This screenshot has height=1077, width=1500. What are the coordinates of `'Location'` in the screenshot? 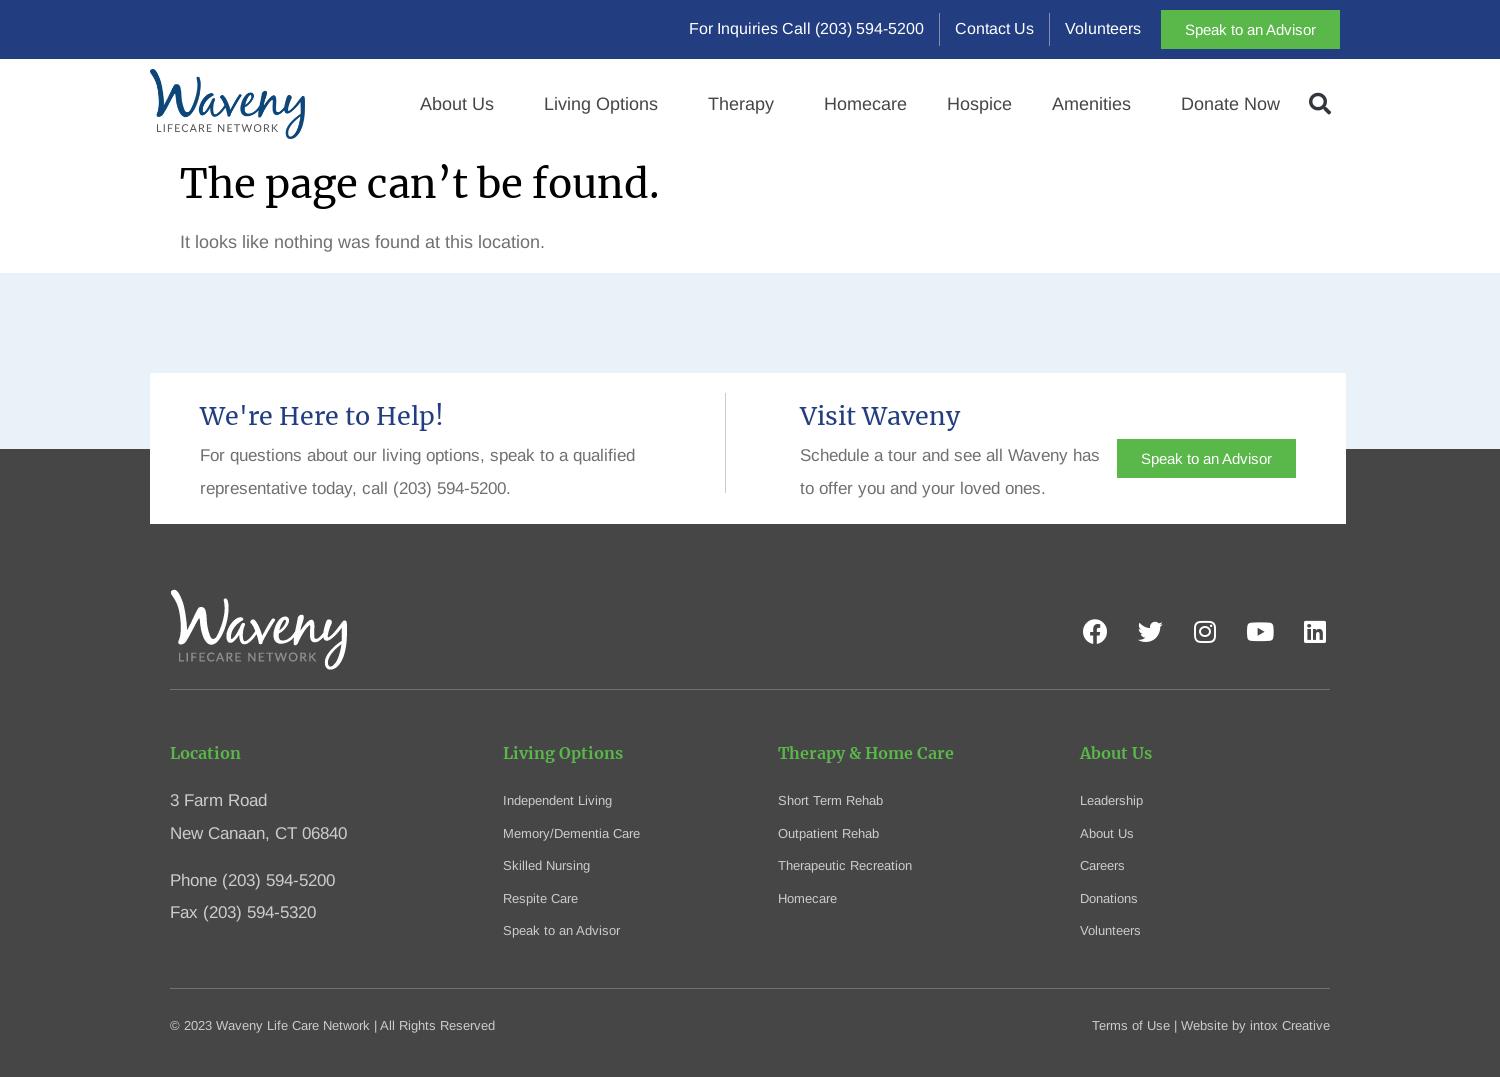 It's located at (204, 752).